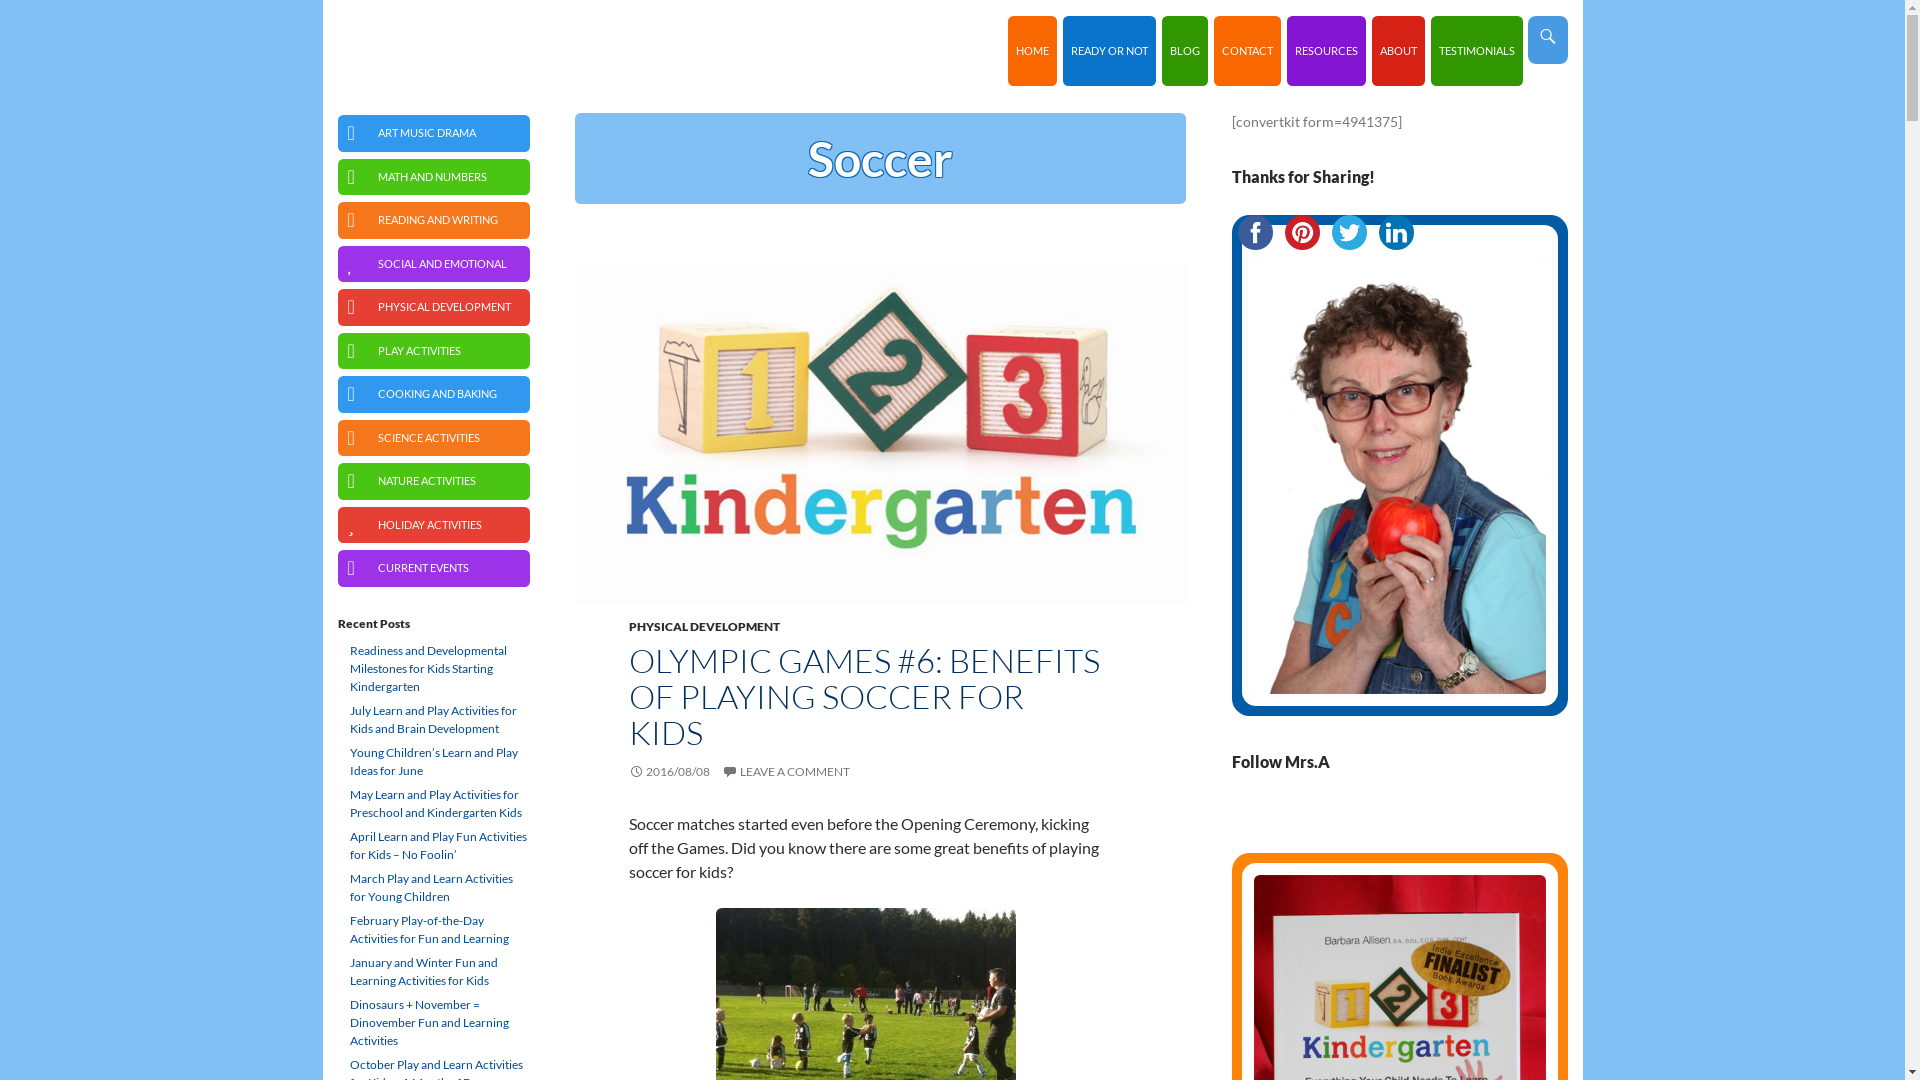 This screenshot has height=1080, width=1920. I want to click on 'SCIENCE ACTIVITIES', so click(432, 437).